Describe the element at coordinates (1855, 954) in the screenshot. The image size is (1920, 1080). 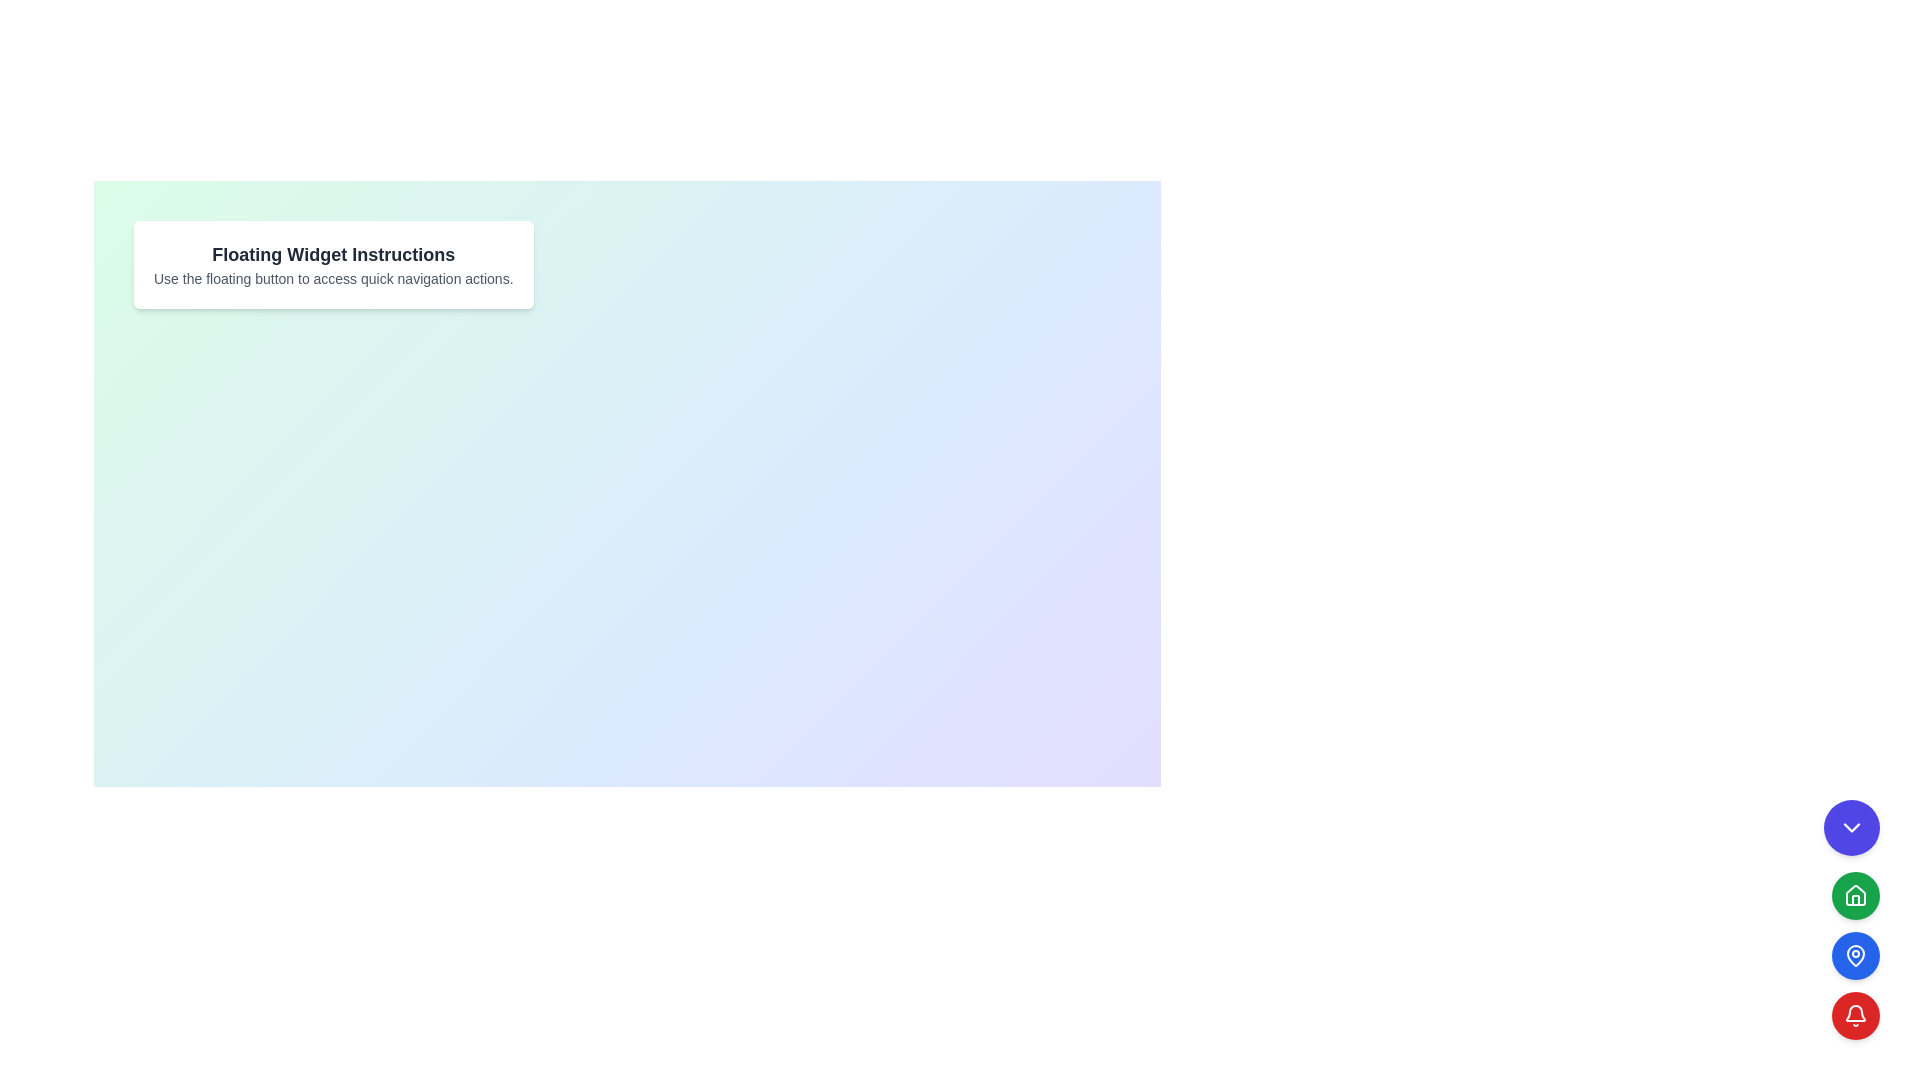
I see `the location icon located centrally within the third circular button from the top in a vertical stack of four buttons on the right side of the interface` at that location.